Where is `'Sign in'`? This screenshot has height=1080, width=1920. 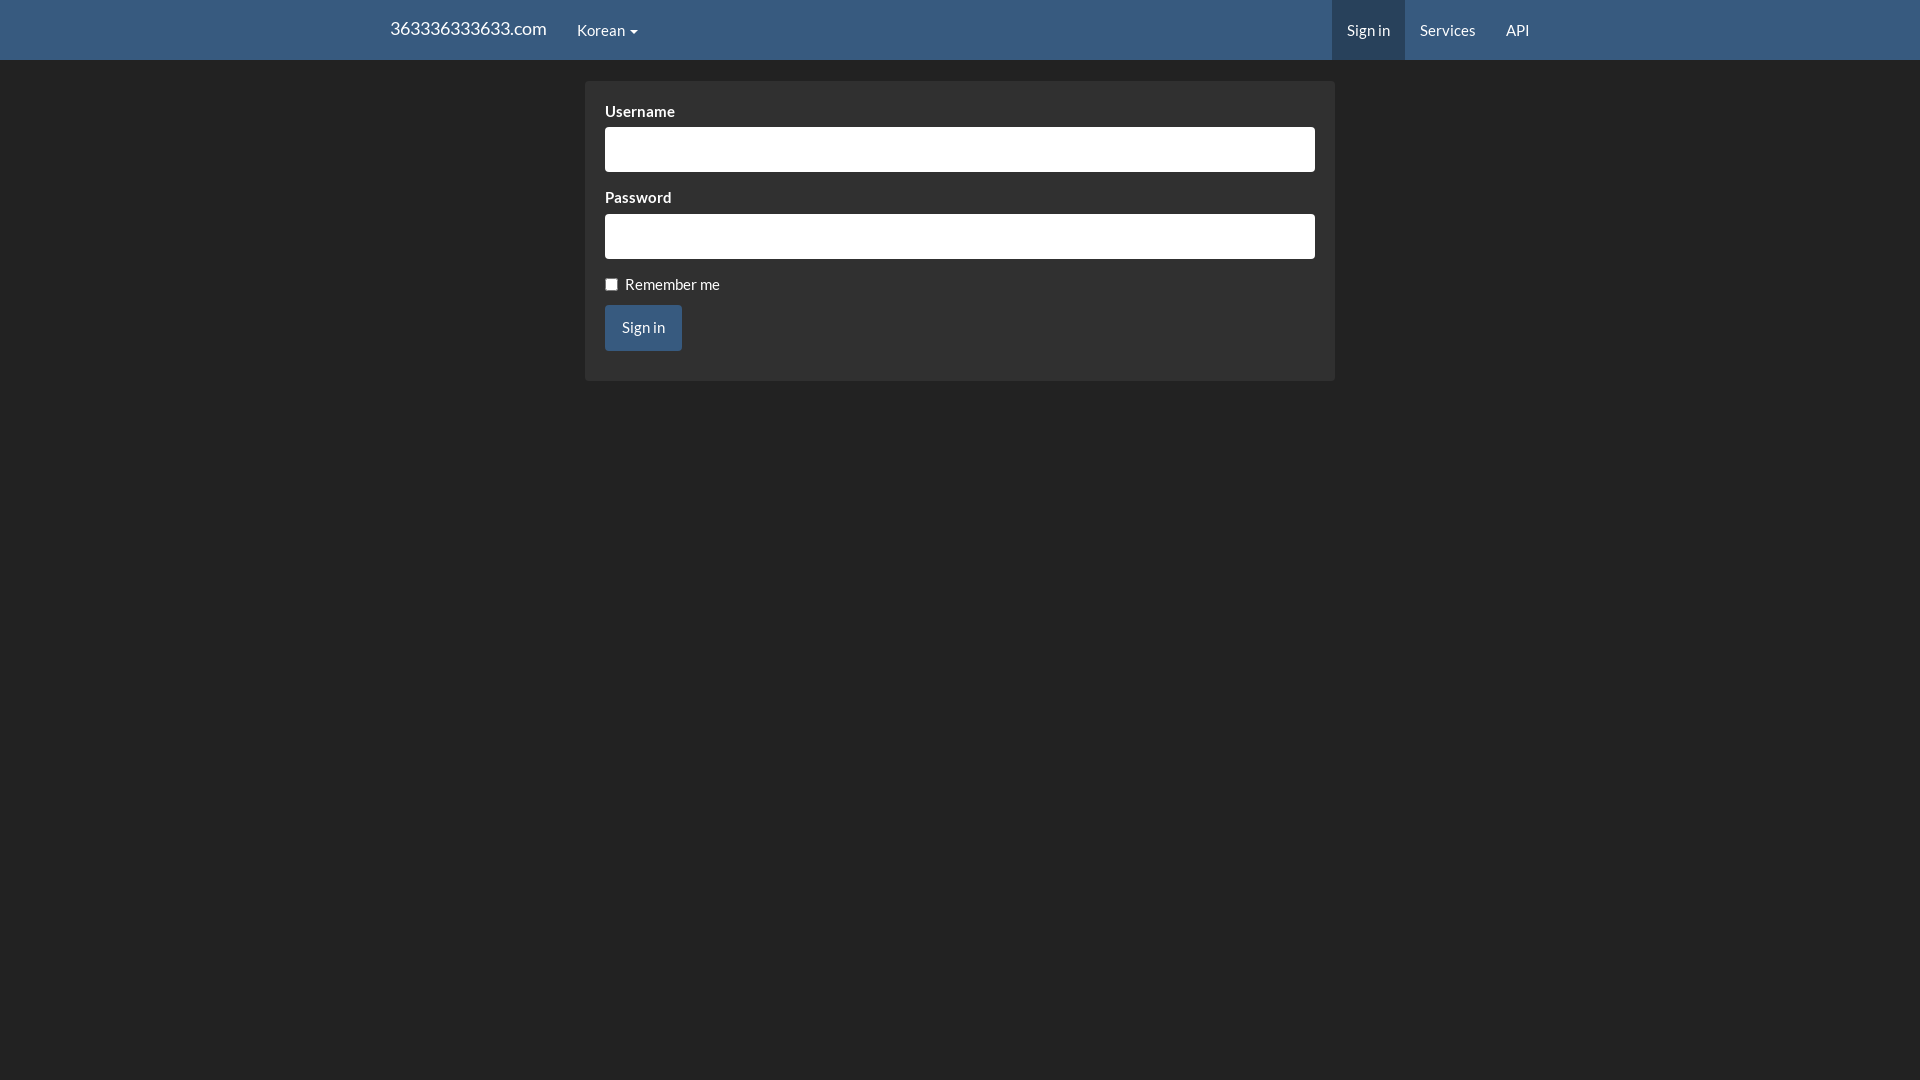 'Sign in' is located at coordinates (603, 326).